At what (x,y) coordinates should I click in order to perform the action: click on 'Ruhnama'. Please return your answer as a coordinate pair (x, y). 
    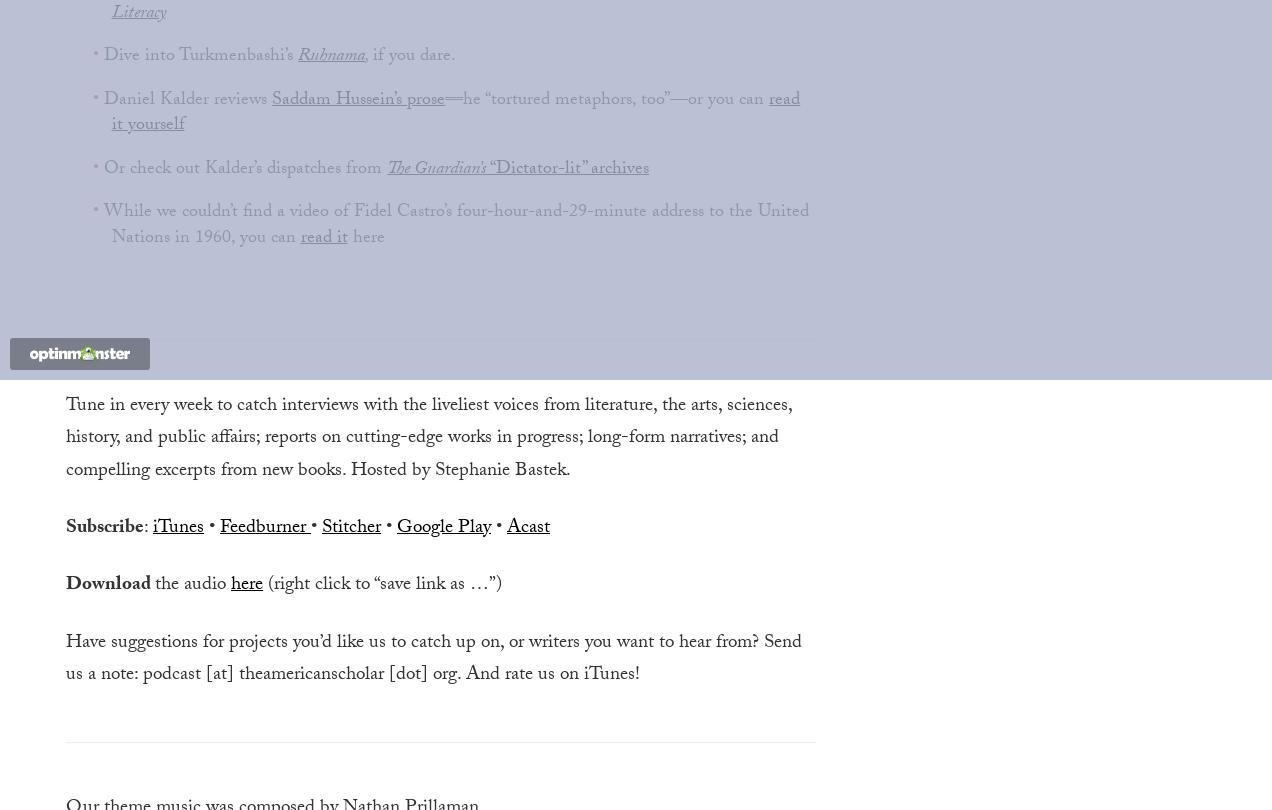
    Looking at the image, I should click on (330, 57).